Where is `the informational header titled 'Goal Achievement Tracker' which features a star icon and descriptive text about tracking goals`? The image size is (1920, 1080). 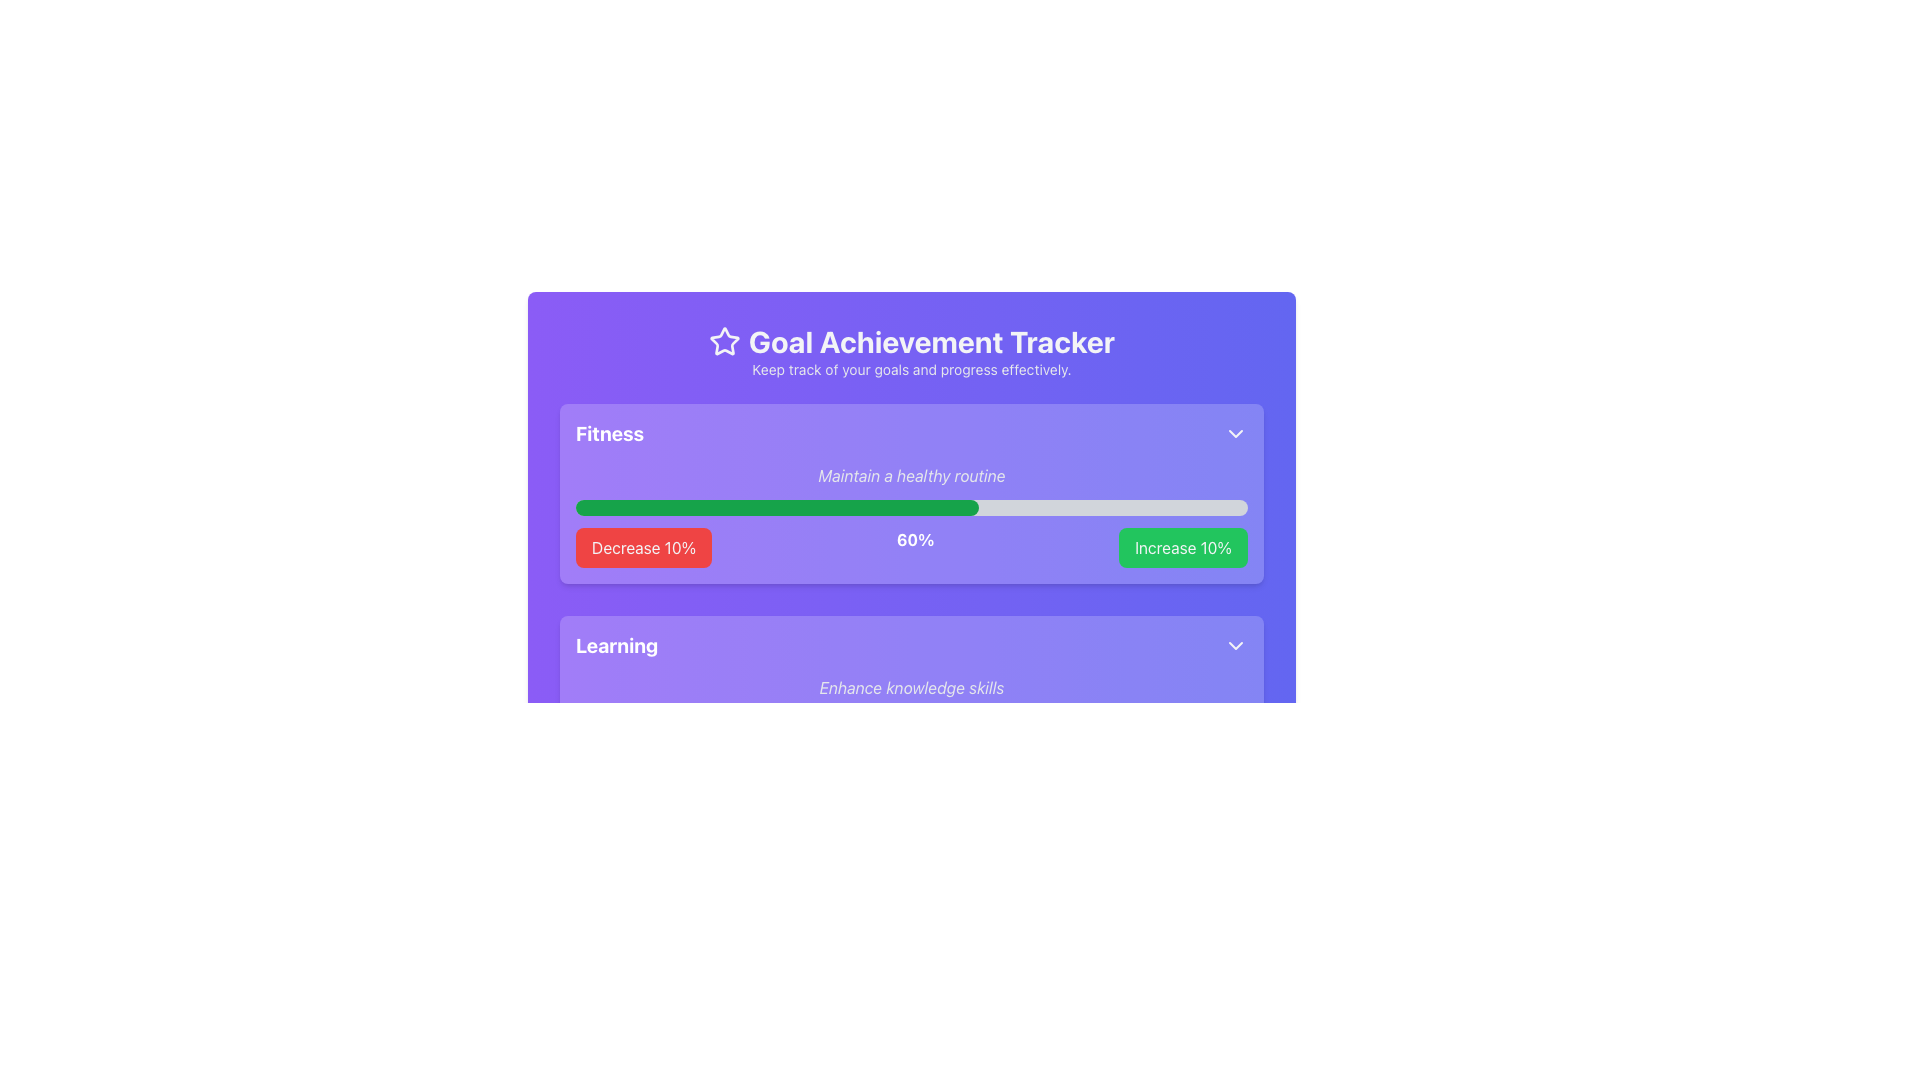 the informational header titled 'Goal Achievement Tracker' which features a star icon and descriptive text about tracking goals is located at coordinates (911, 350).